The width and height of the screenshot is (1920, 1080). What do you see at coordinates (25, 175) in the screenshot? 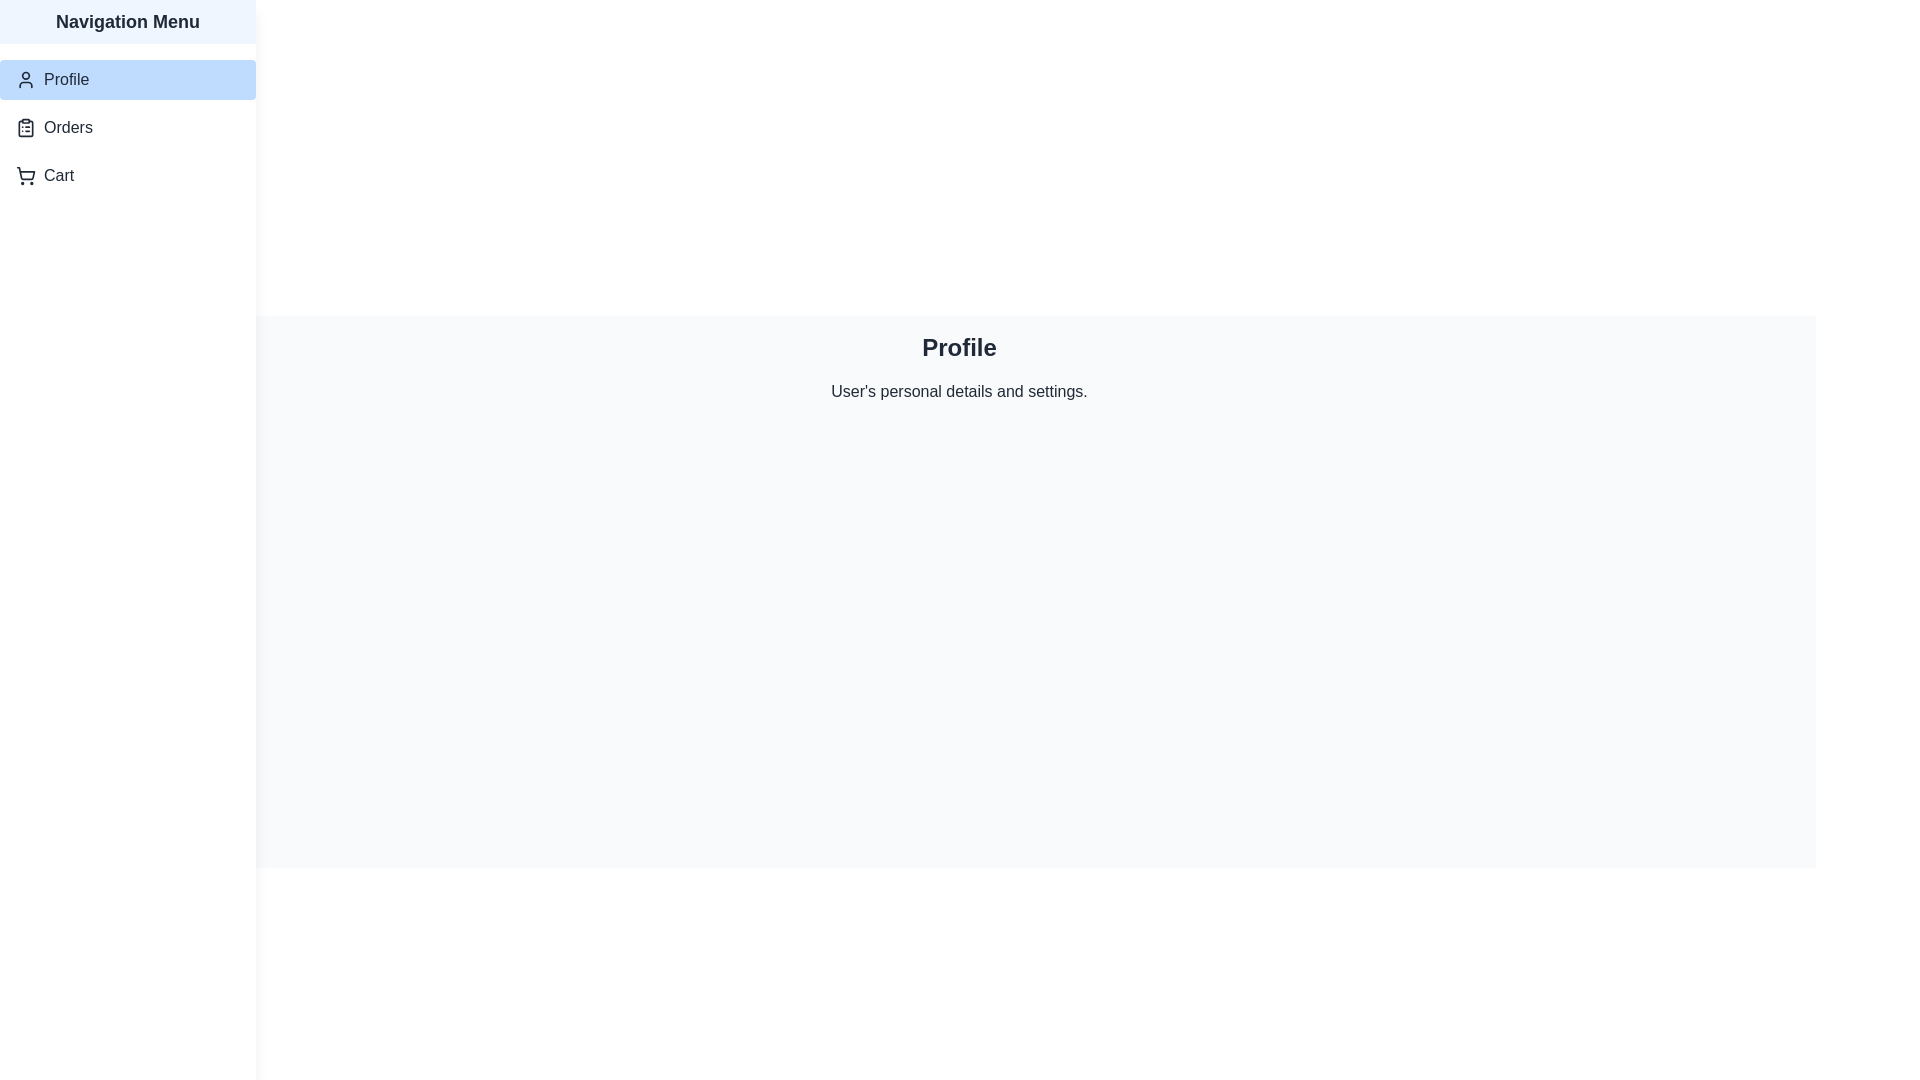
I see `the 'Cart' icon located in the left-side navigation panel` at bounding box center [25, 175].